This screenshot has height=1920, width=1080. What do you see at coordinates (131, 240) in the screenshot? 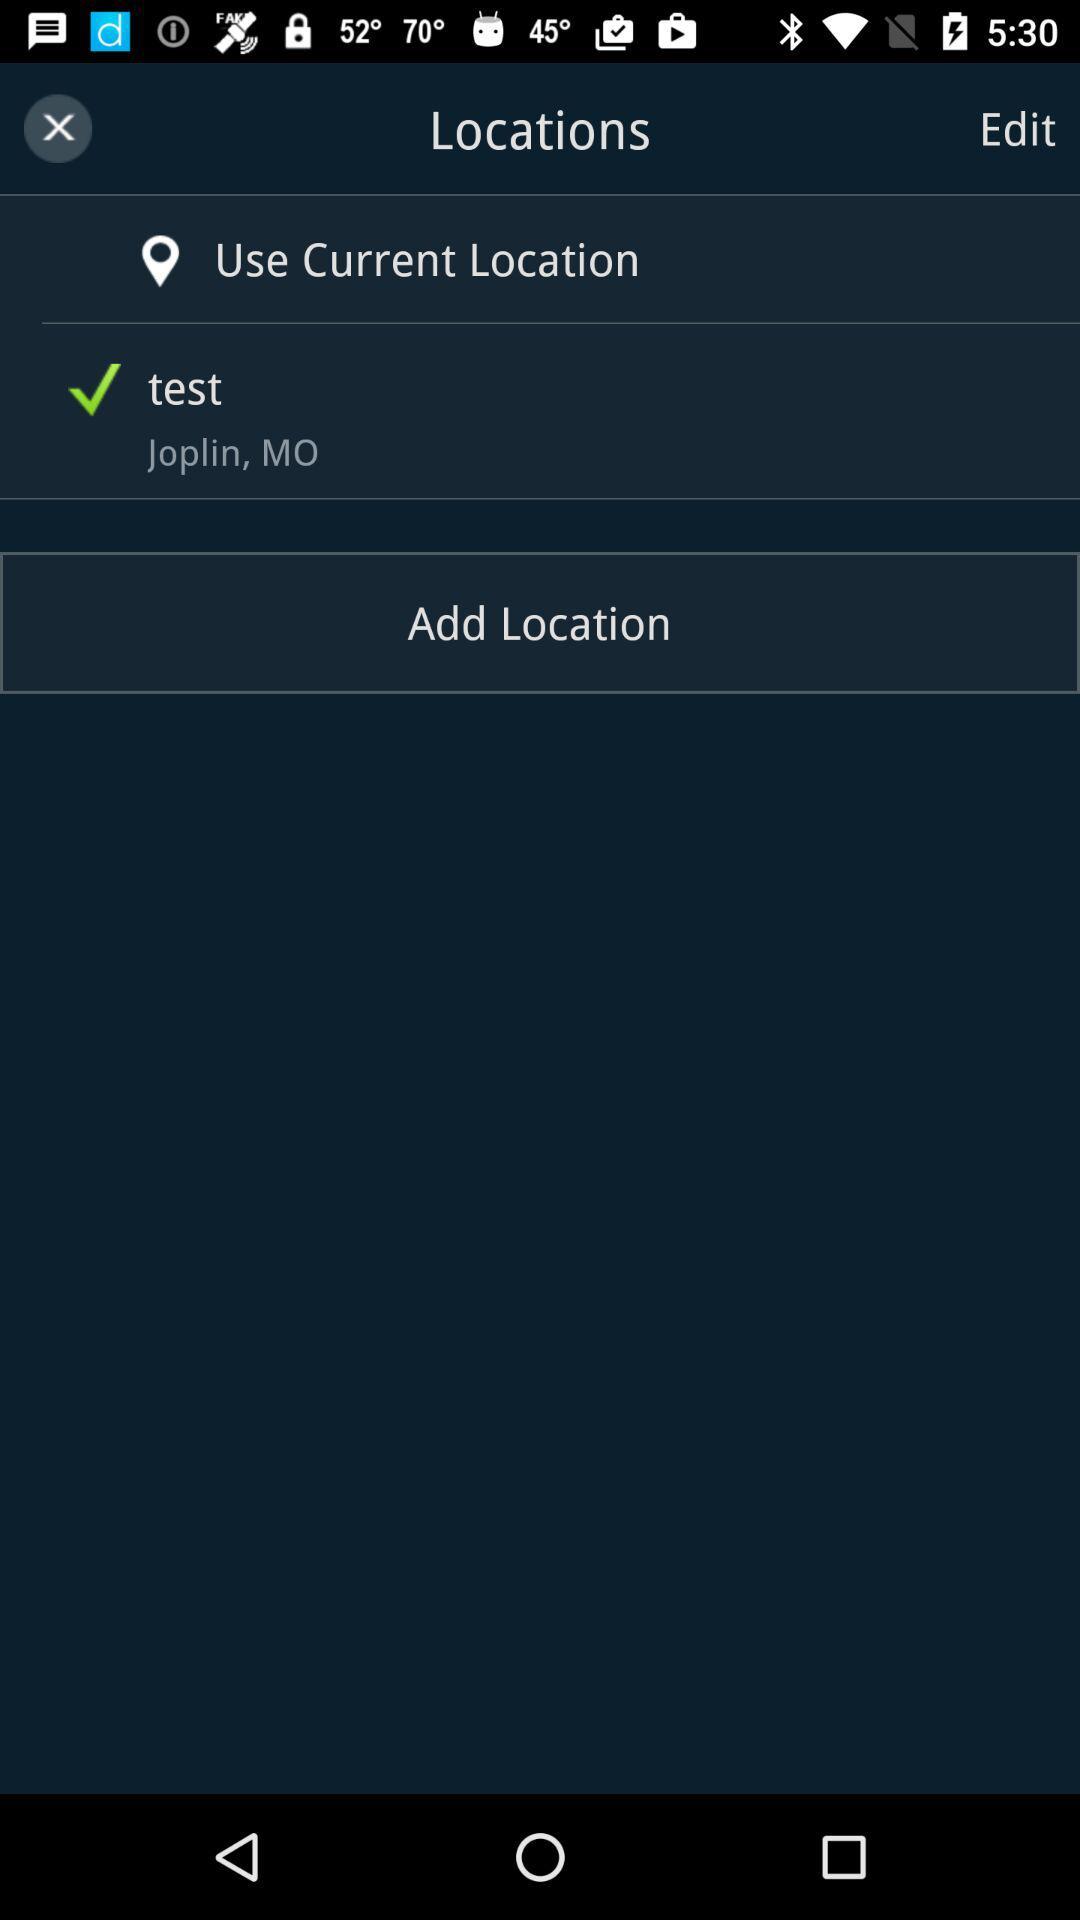
I see `the explore icon` at bounding box center [131, 240].